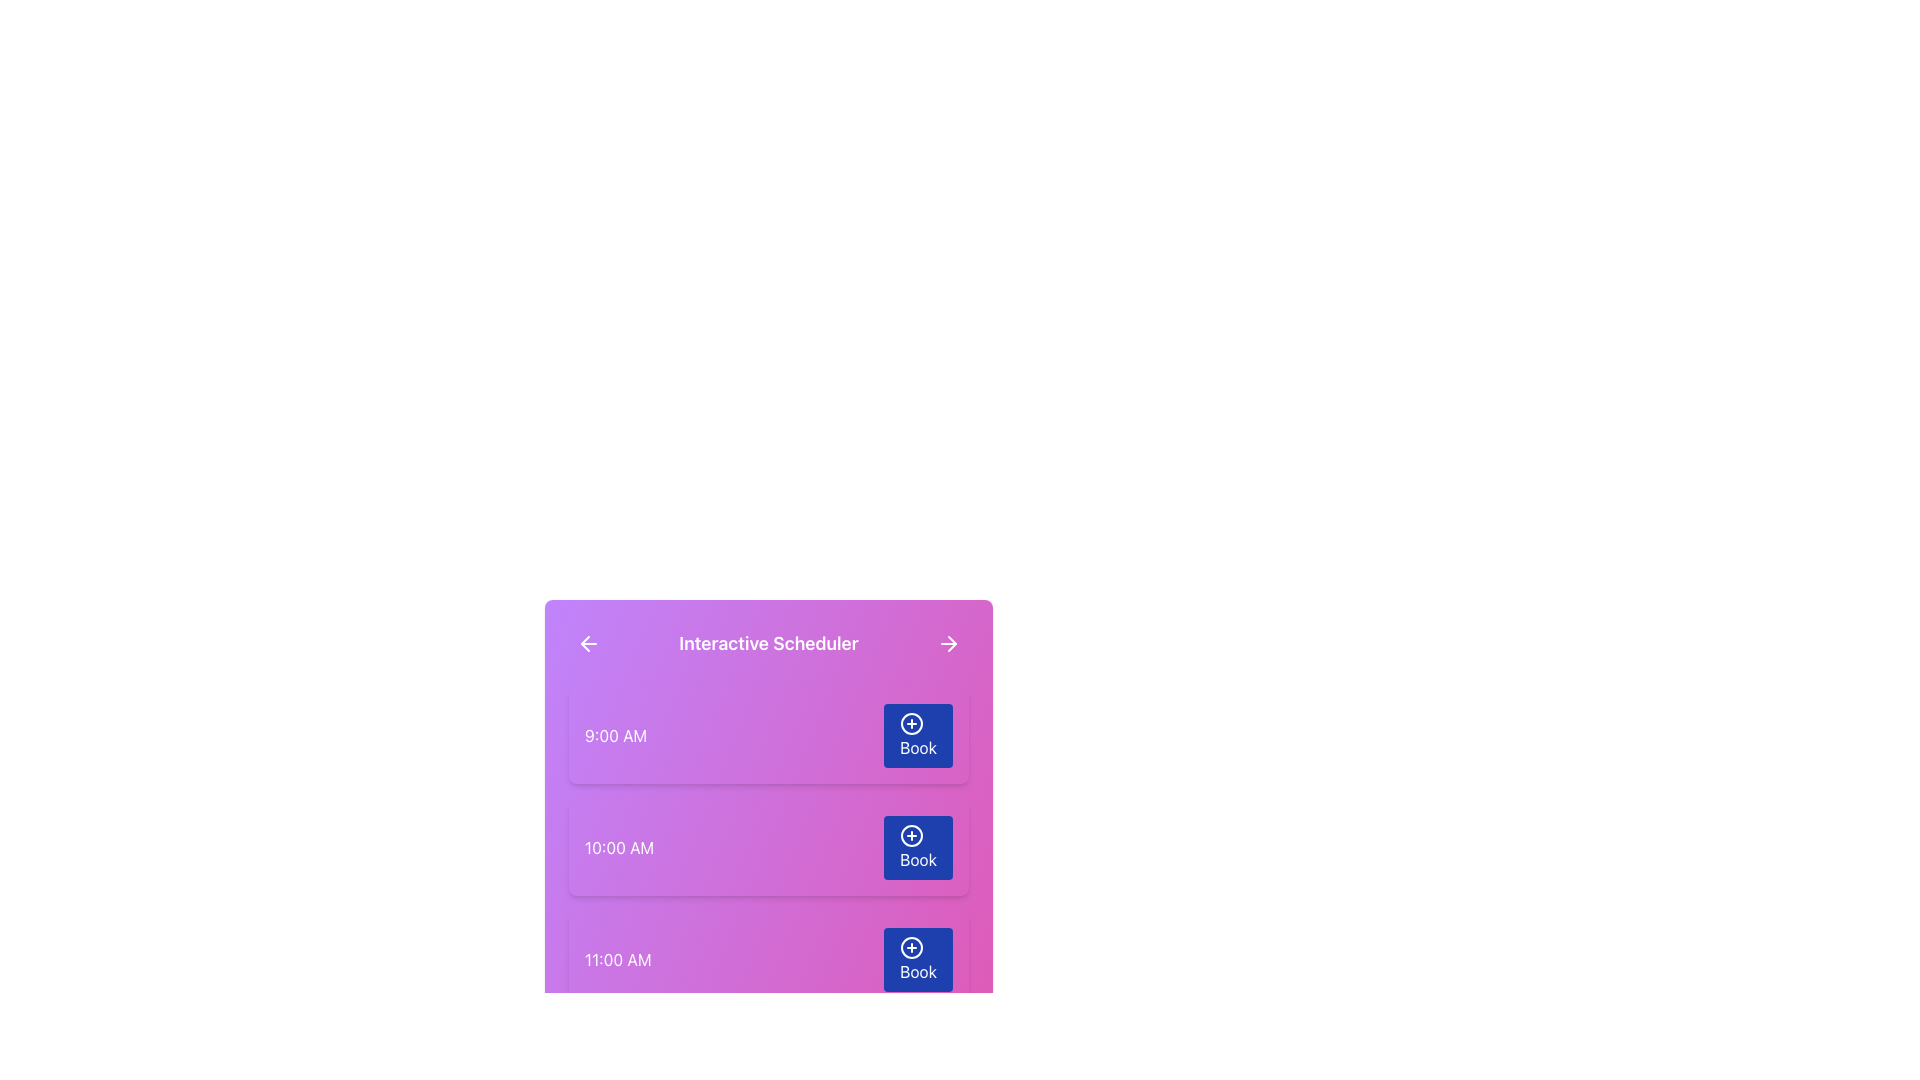 This screenshot has height=1080, width=1920. What do you see at coordinates (767, 644) in the screenshot?
I see `the Text Header element that serves as a title for the scheduler interface, positioned at the center of the top bar` at bounding box center [767, 644].